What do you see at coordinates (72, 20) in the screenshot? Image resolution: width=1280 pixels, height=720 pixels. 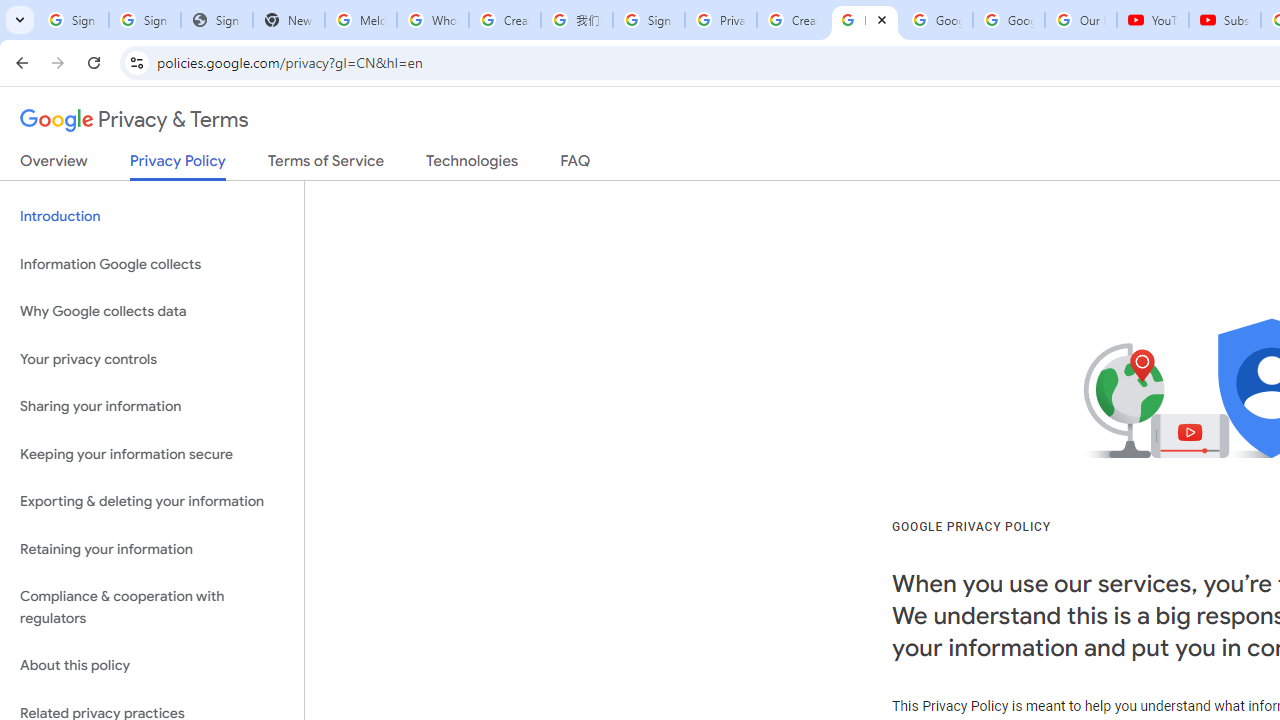 I see `'Sign in - Google Accounts'` at bounding box center [72, 20].